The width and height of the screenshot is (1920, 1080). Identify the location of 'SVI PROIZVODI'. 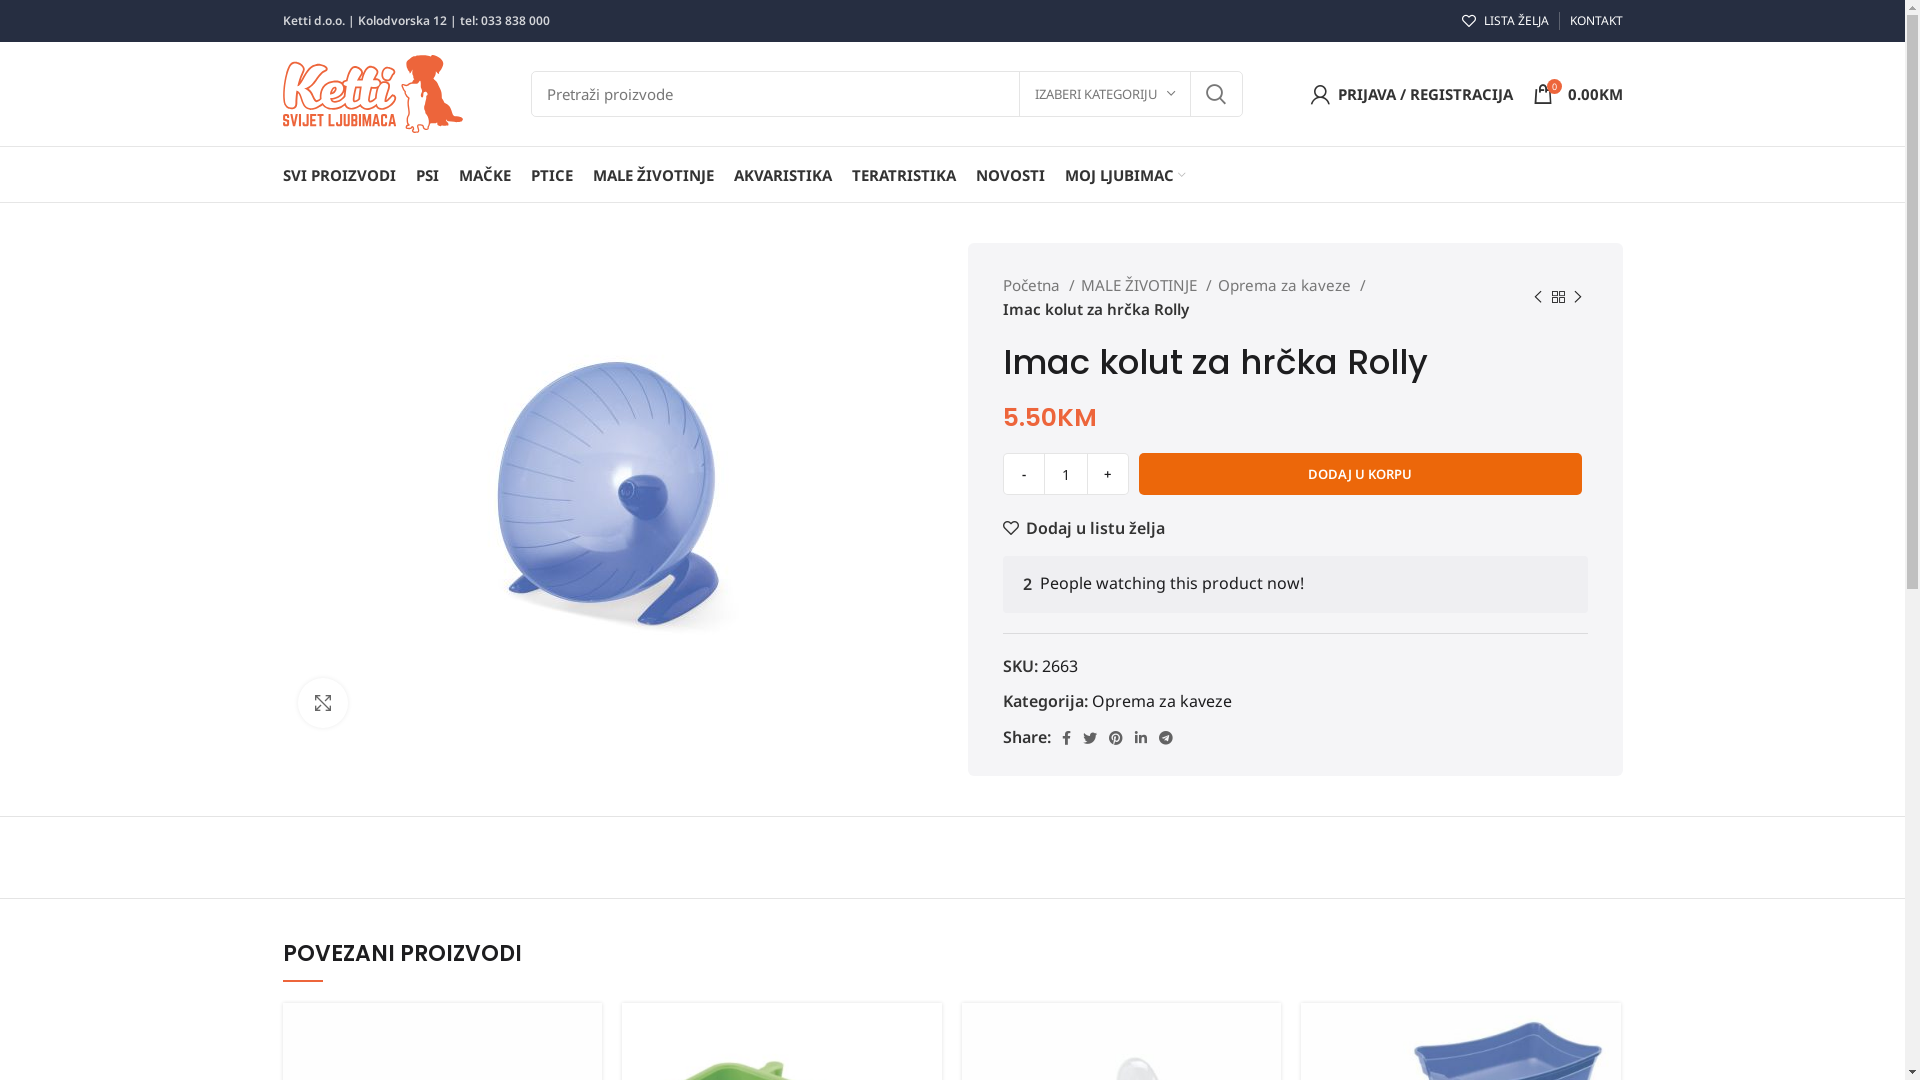
(338, 172).